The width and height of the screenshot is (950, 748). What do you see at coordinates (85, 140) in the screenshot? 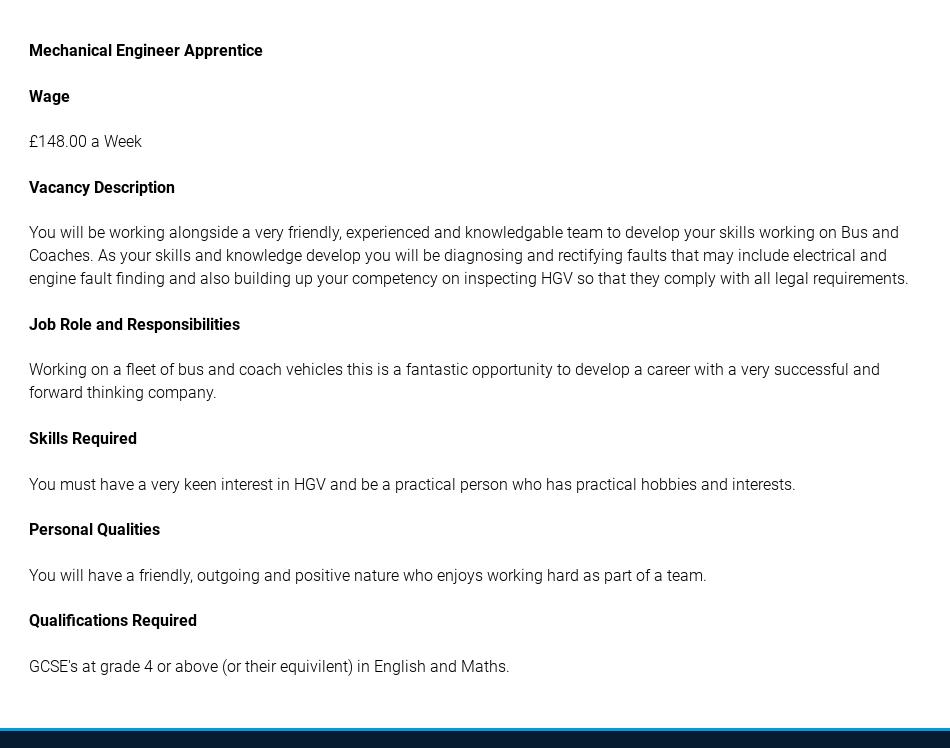
I see `'£148.00 a Week'` at bounding box center [85, 140].